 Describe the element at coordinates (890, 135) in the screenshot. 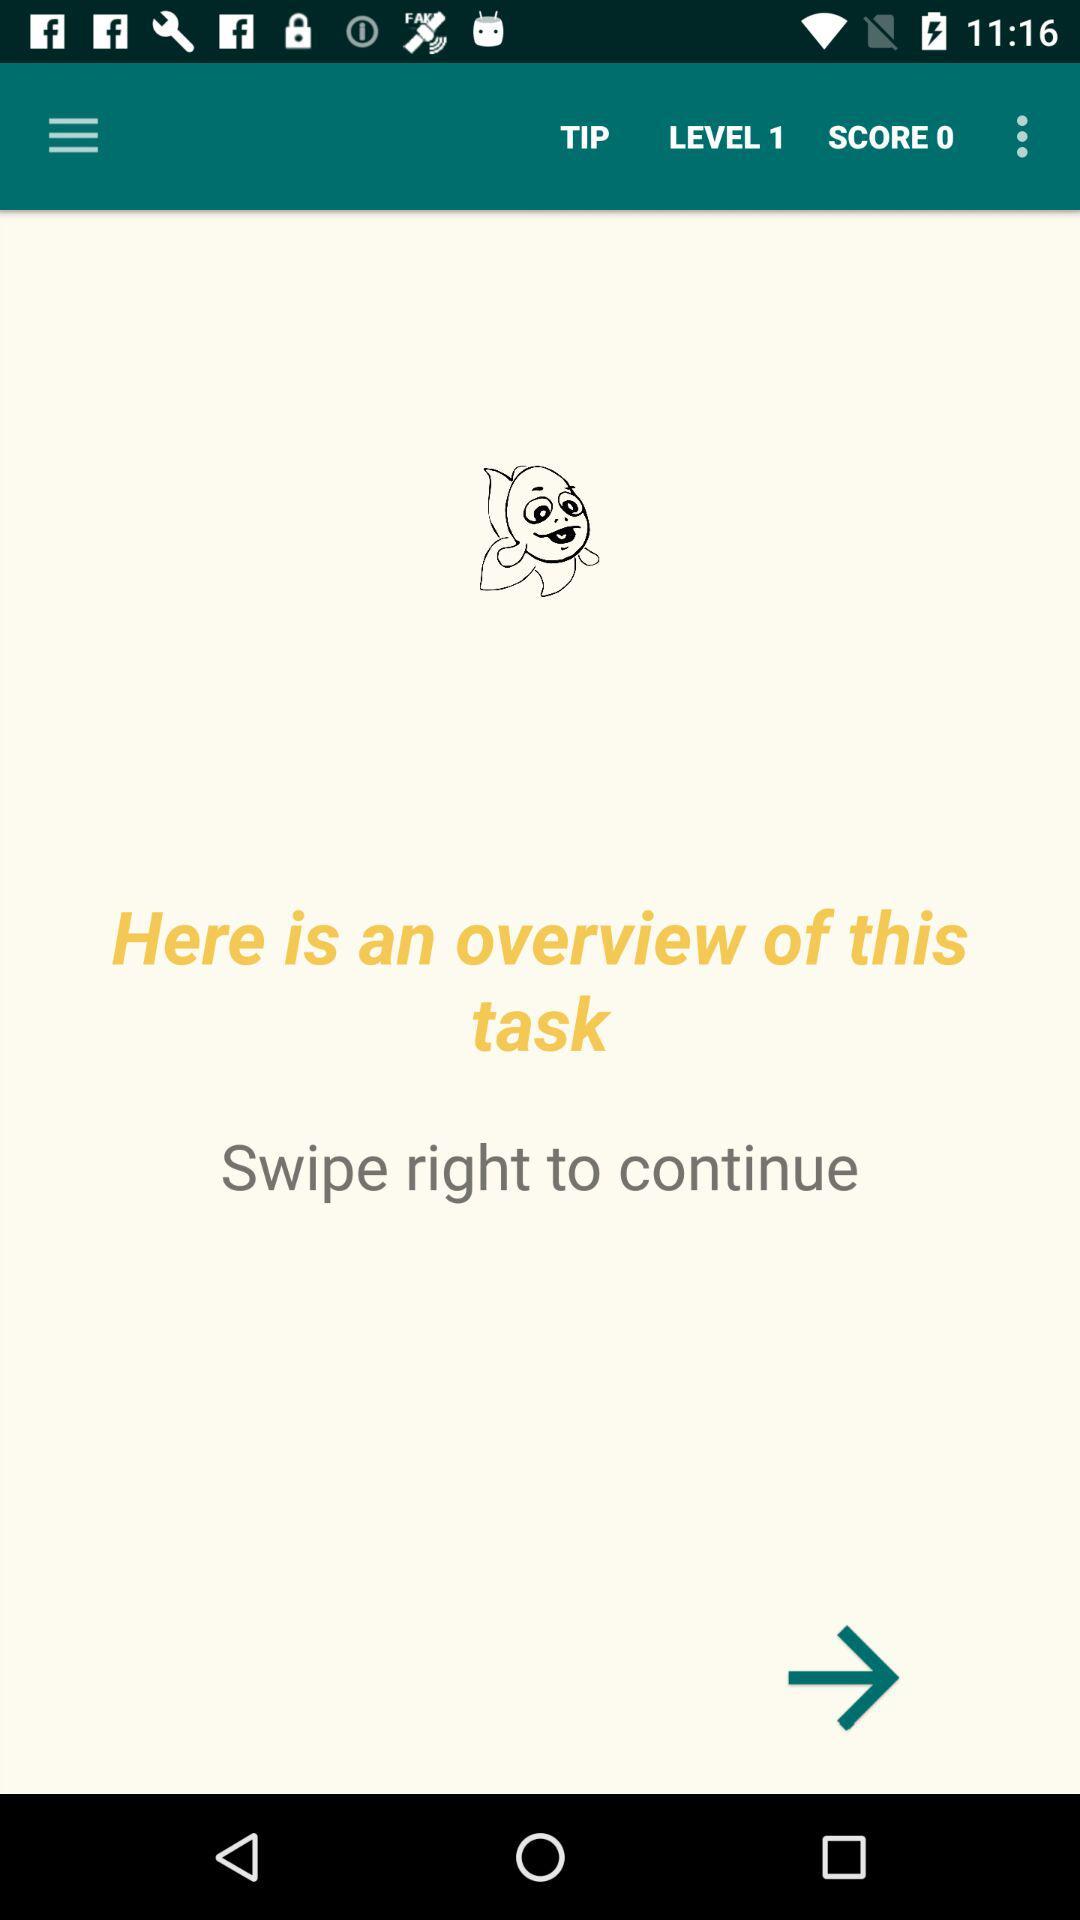

I see `the icon to the right of the level 1 item` at that location.